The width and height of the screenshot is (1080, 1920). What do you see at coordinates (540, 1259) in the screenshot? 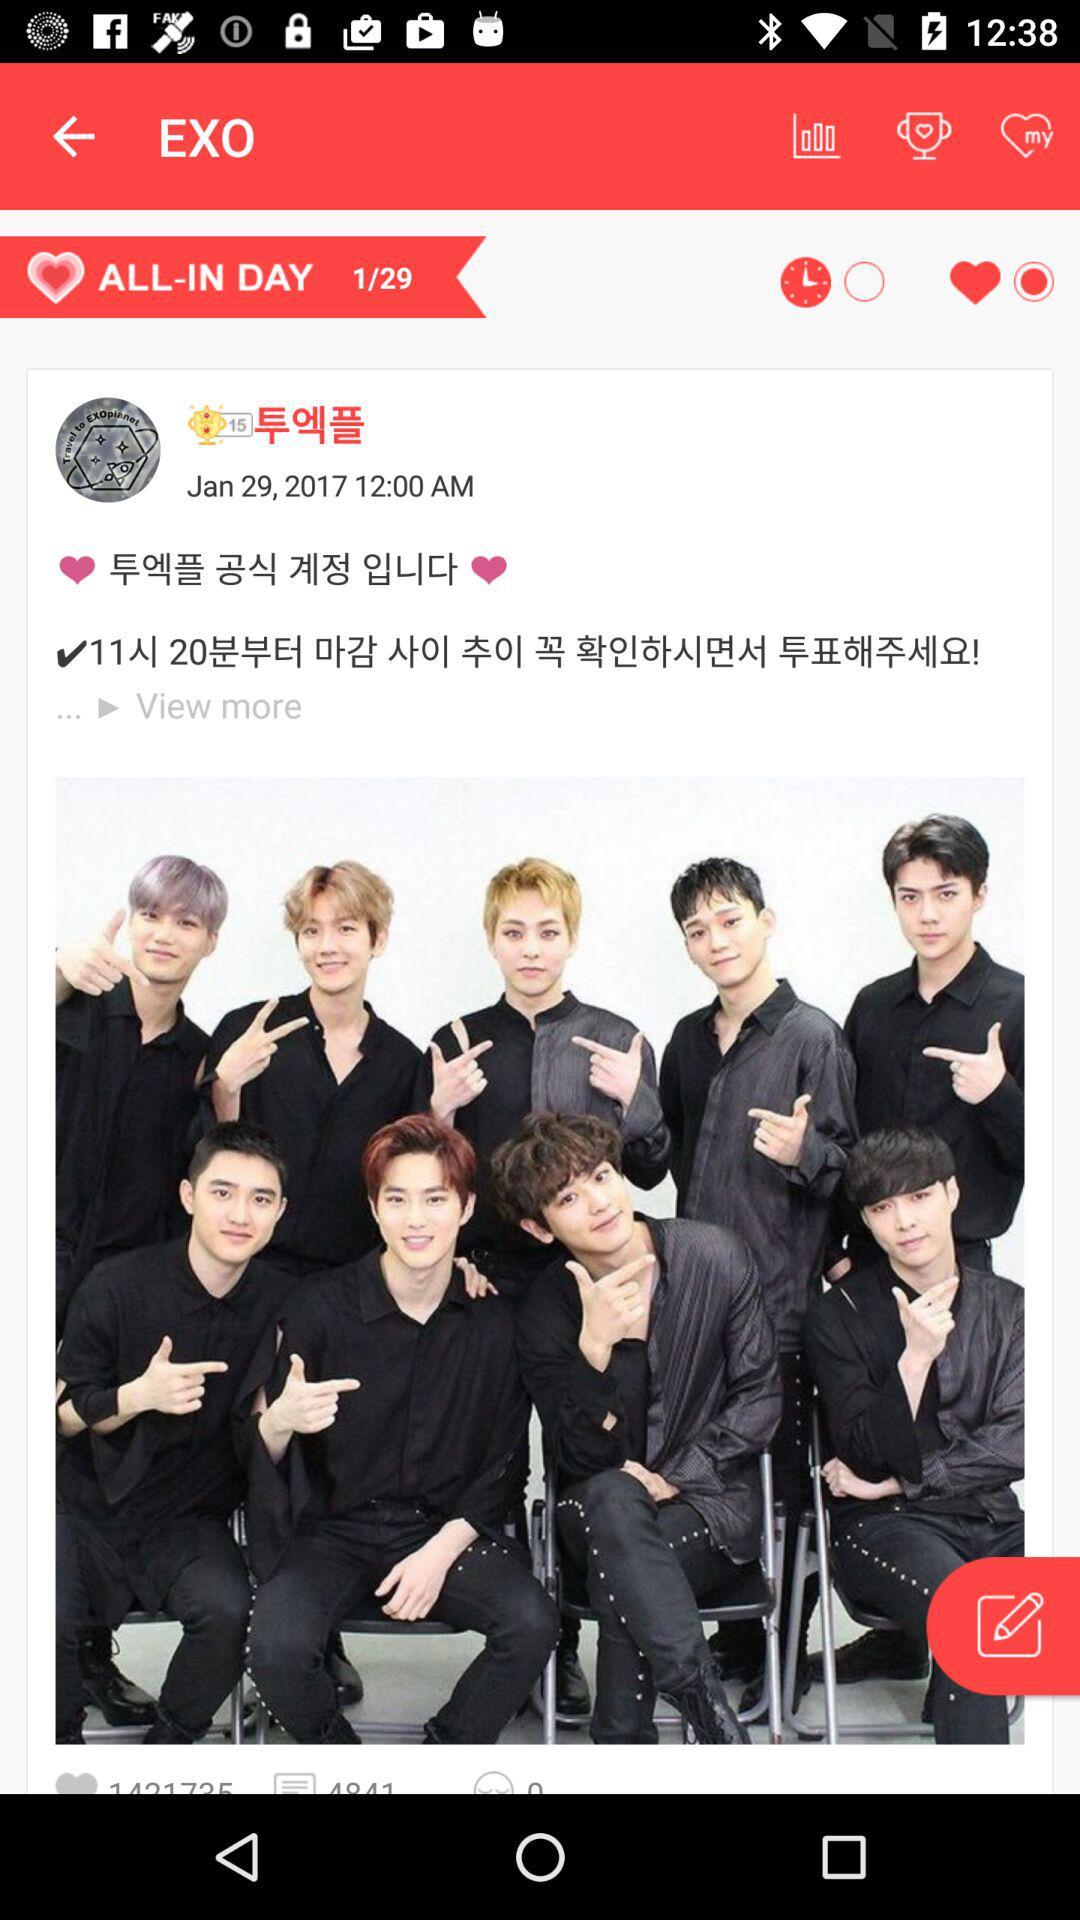
I see `enlarge picture` at bounding box center [540, 1259].